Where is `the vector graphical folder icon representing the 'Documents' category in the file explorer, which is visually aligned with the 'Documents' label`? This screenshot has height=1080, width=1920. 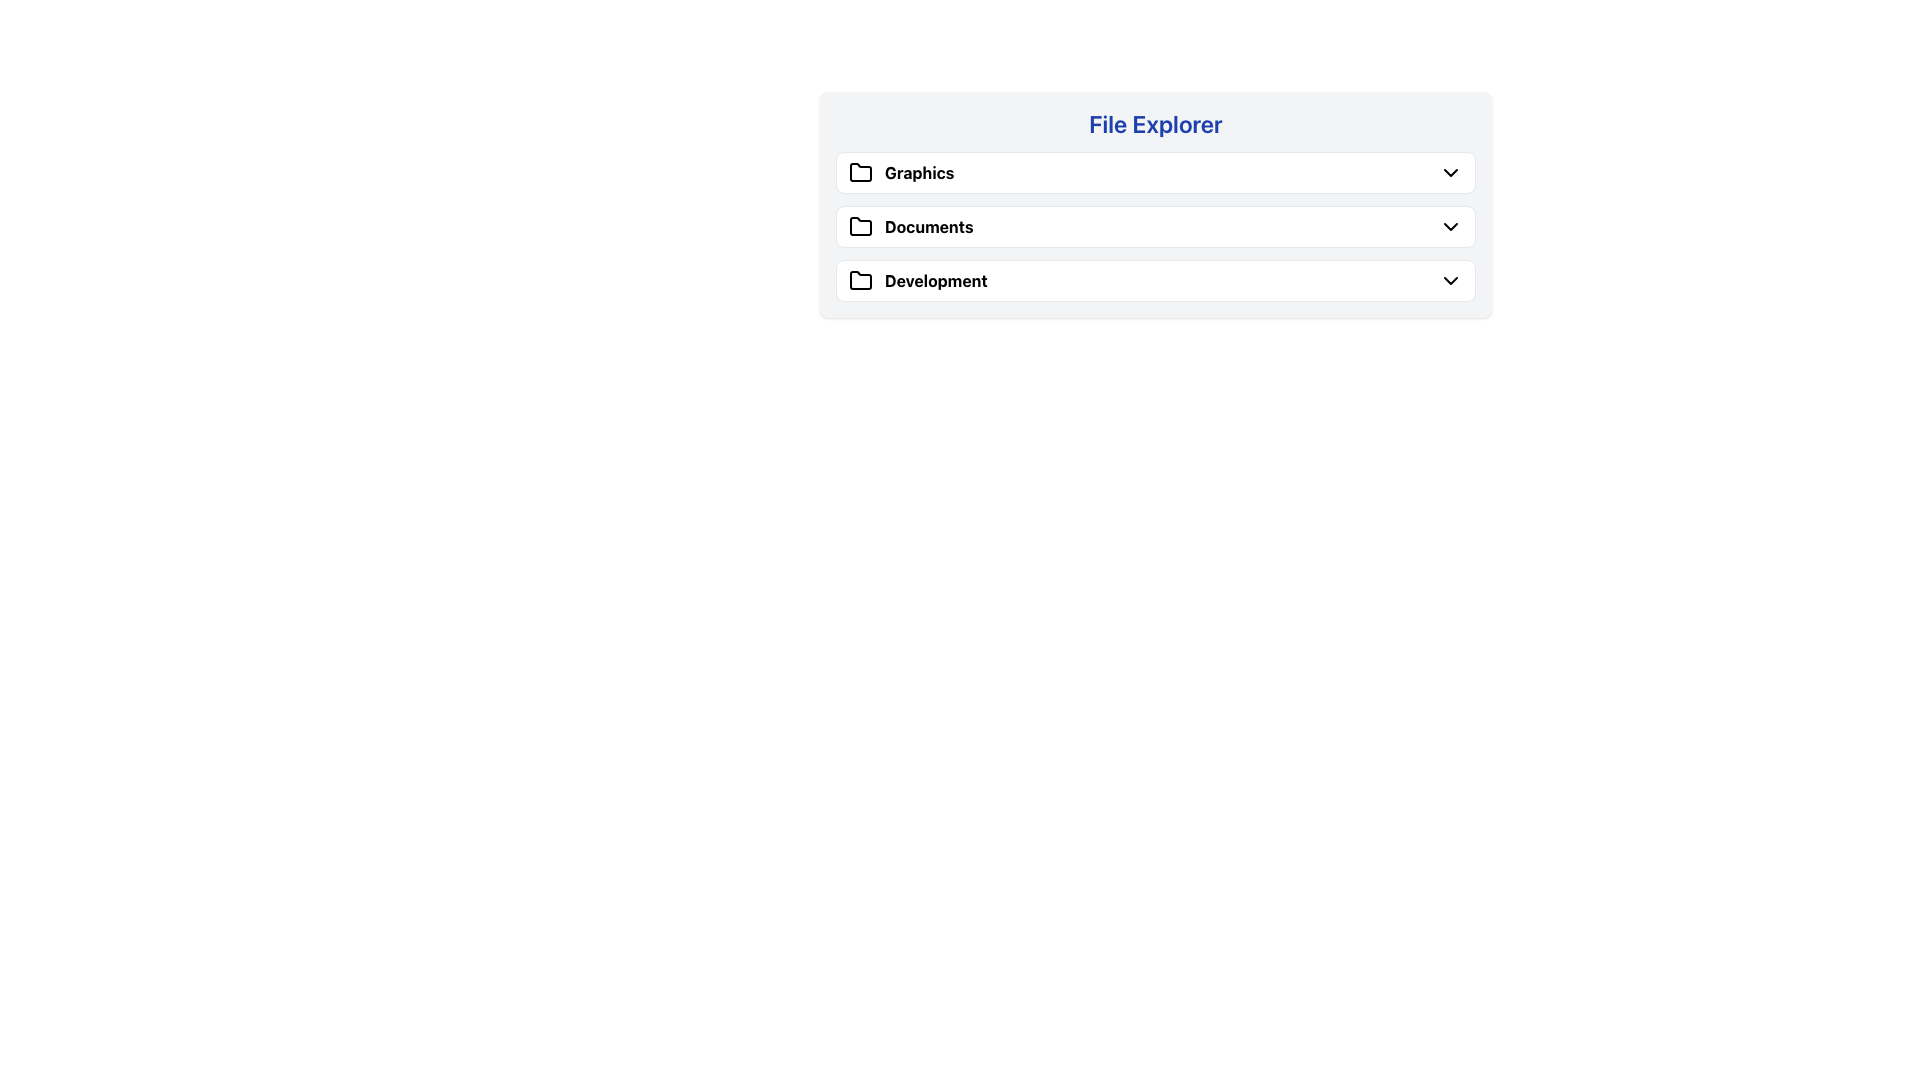 the vector graphical folder icon representing the 'Documents' category in the file explorer, which is visually aligned with the 'Documents' label is located at coordinates (860, 225).